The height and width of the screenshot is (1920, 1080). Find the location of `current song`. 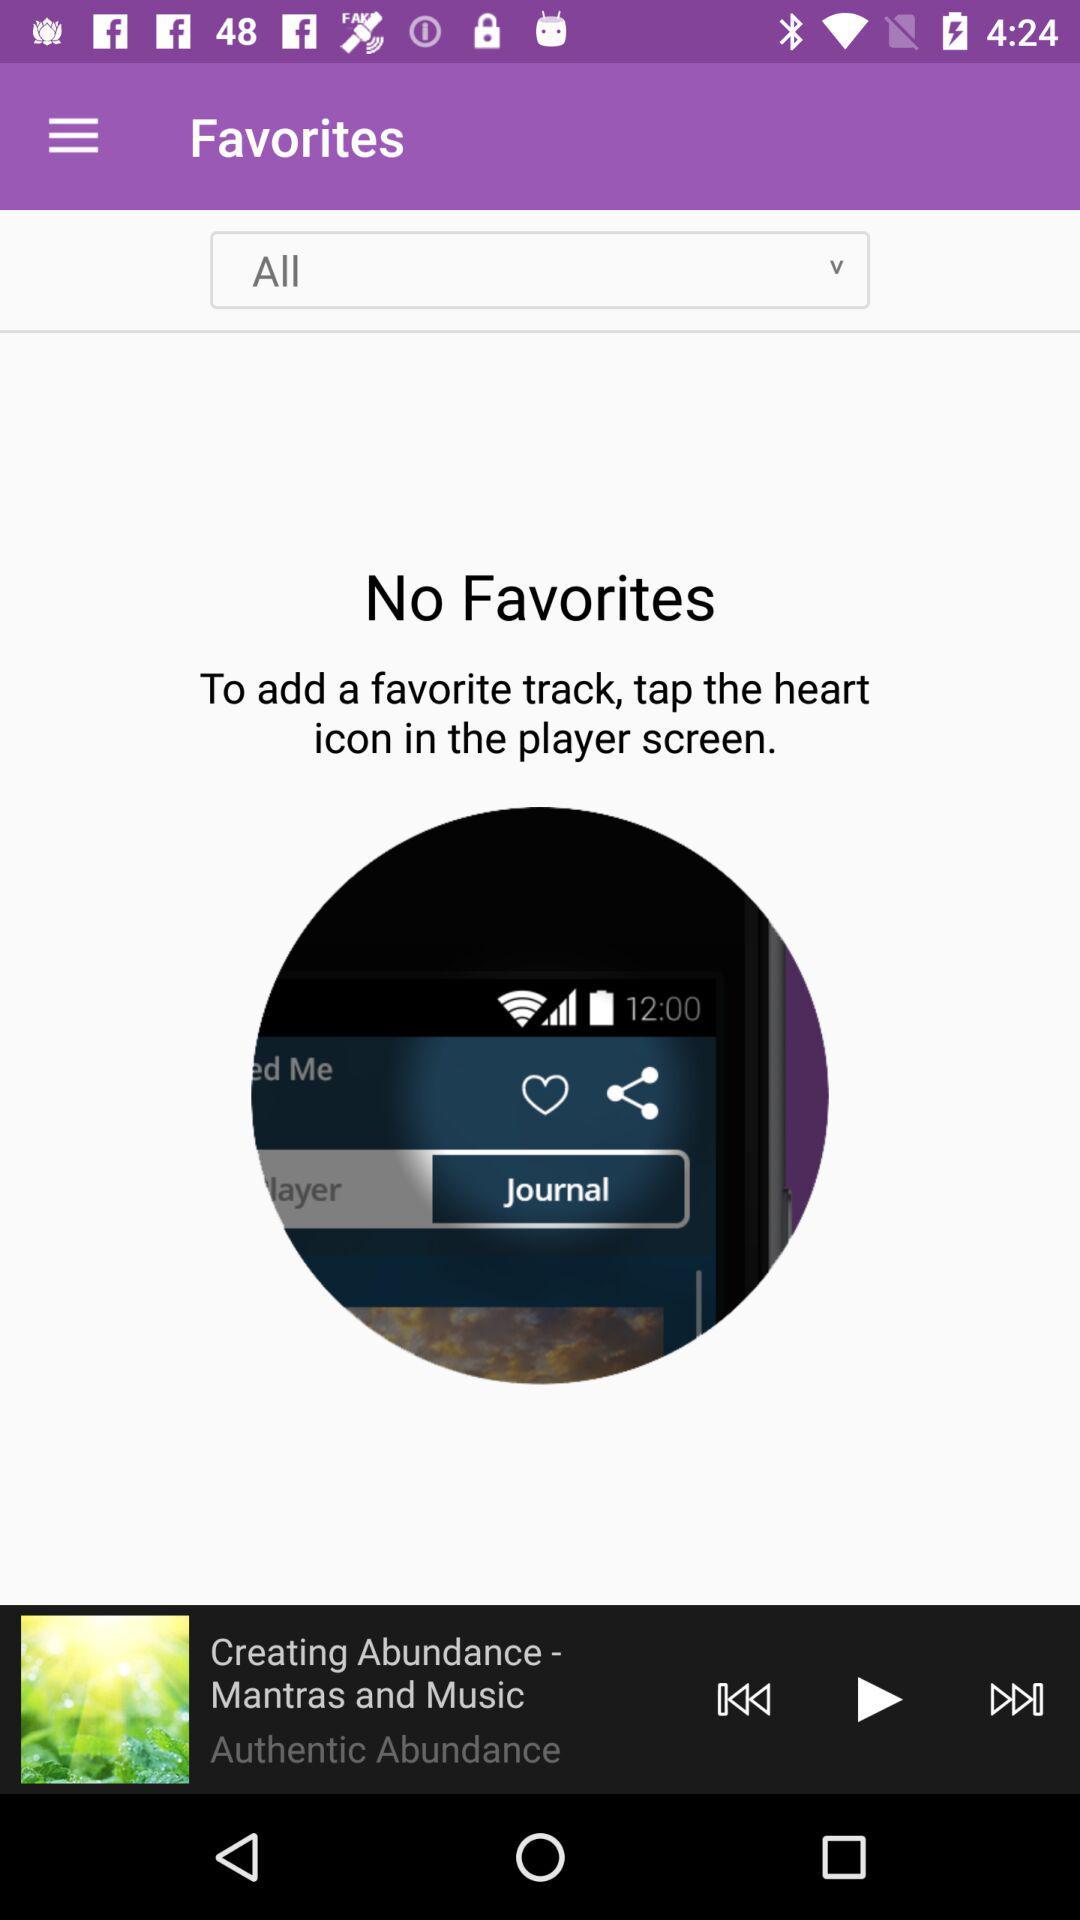

current song is located at coordinates (104, 1698).